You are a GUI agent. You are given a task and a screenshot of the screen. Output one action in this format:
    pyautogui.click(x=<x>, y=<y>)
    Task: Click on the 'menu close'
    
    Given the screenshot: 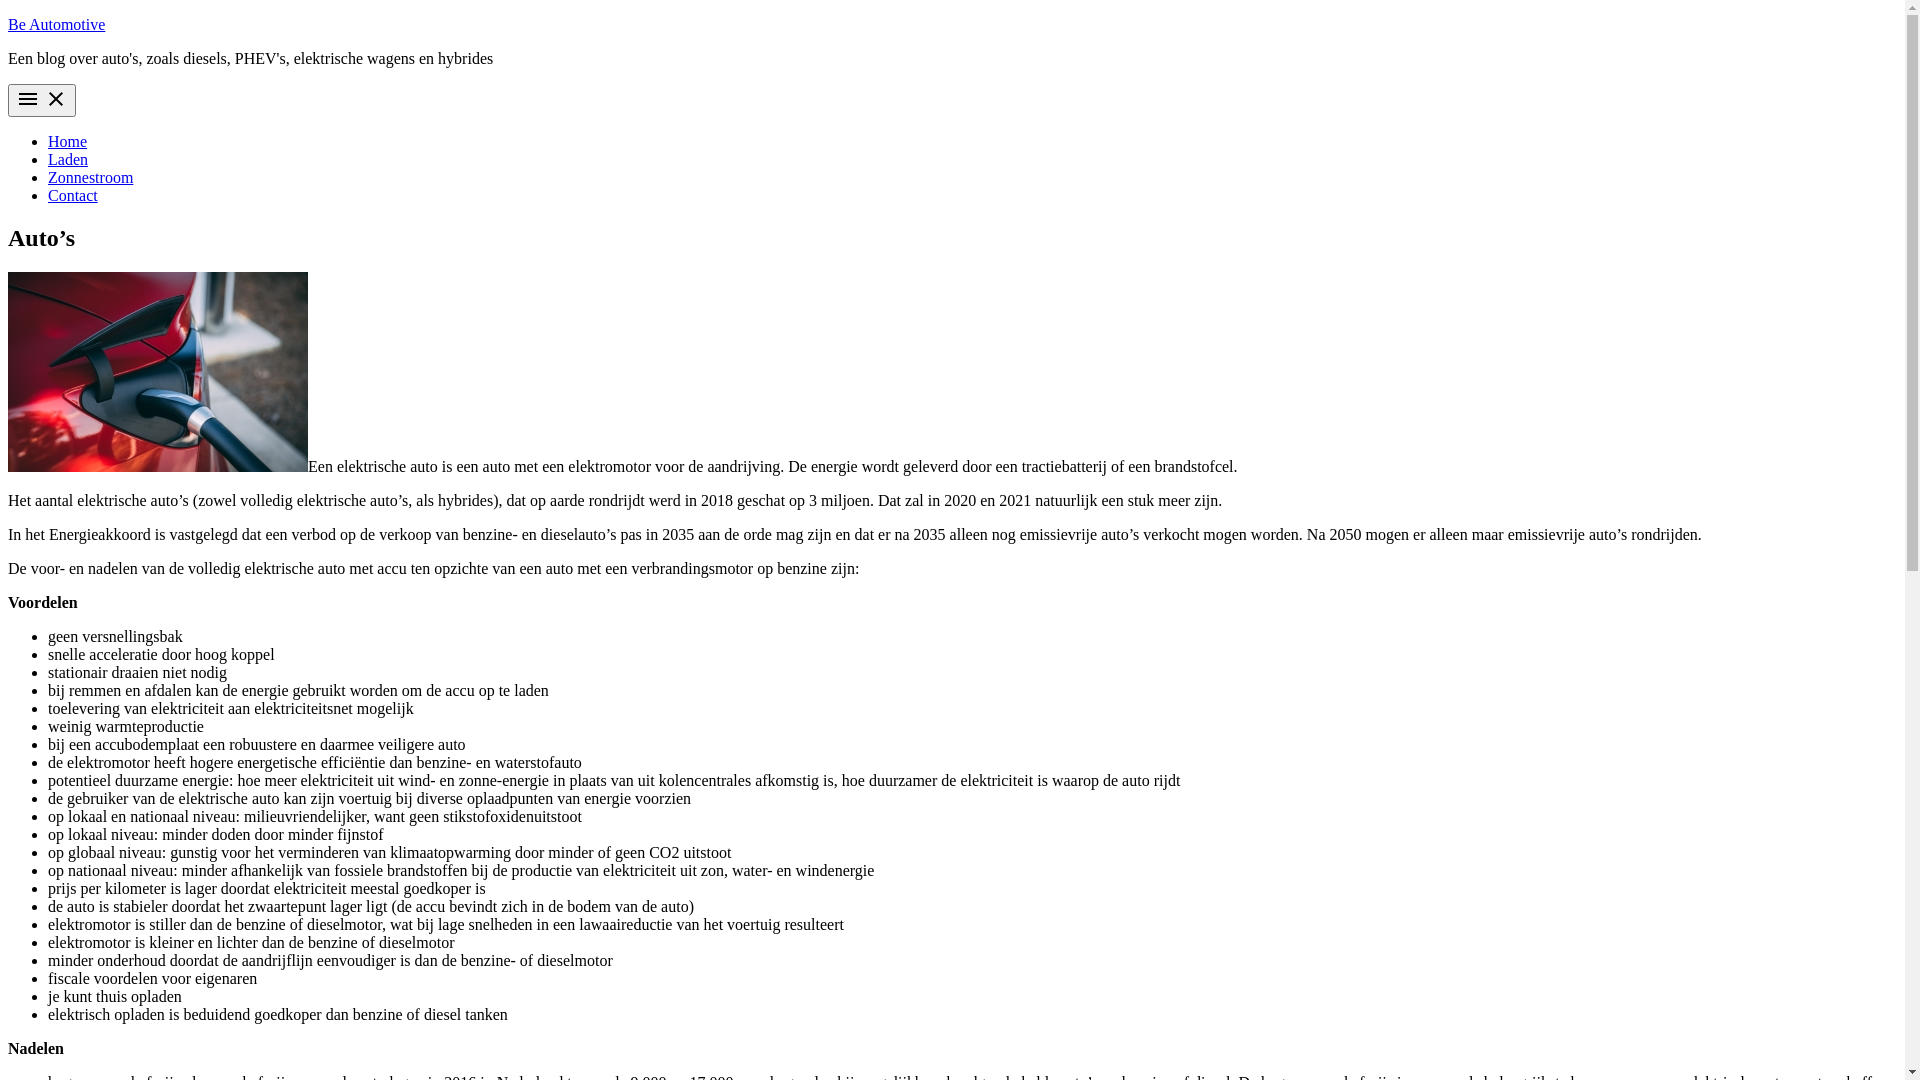 What is the action you would take?
    pyautogui.click(x=42, y=100)
    